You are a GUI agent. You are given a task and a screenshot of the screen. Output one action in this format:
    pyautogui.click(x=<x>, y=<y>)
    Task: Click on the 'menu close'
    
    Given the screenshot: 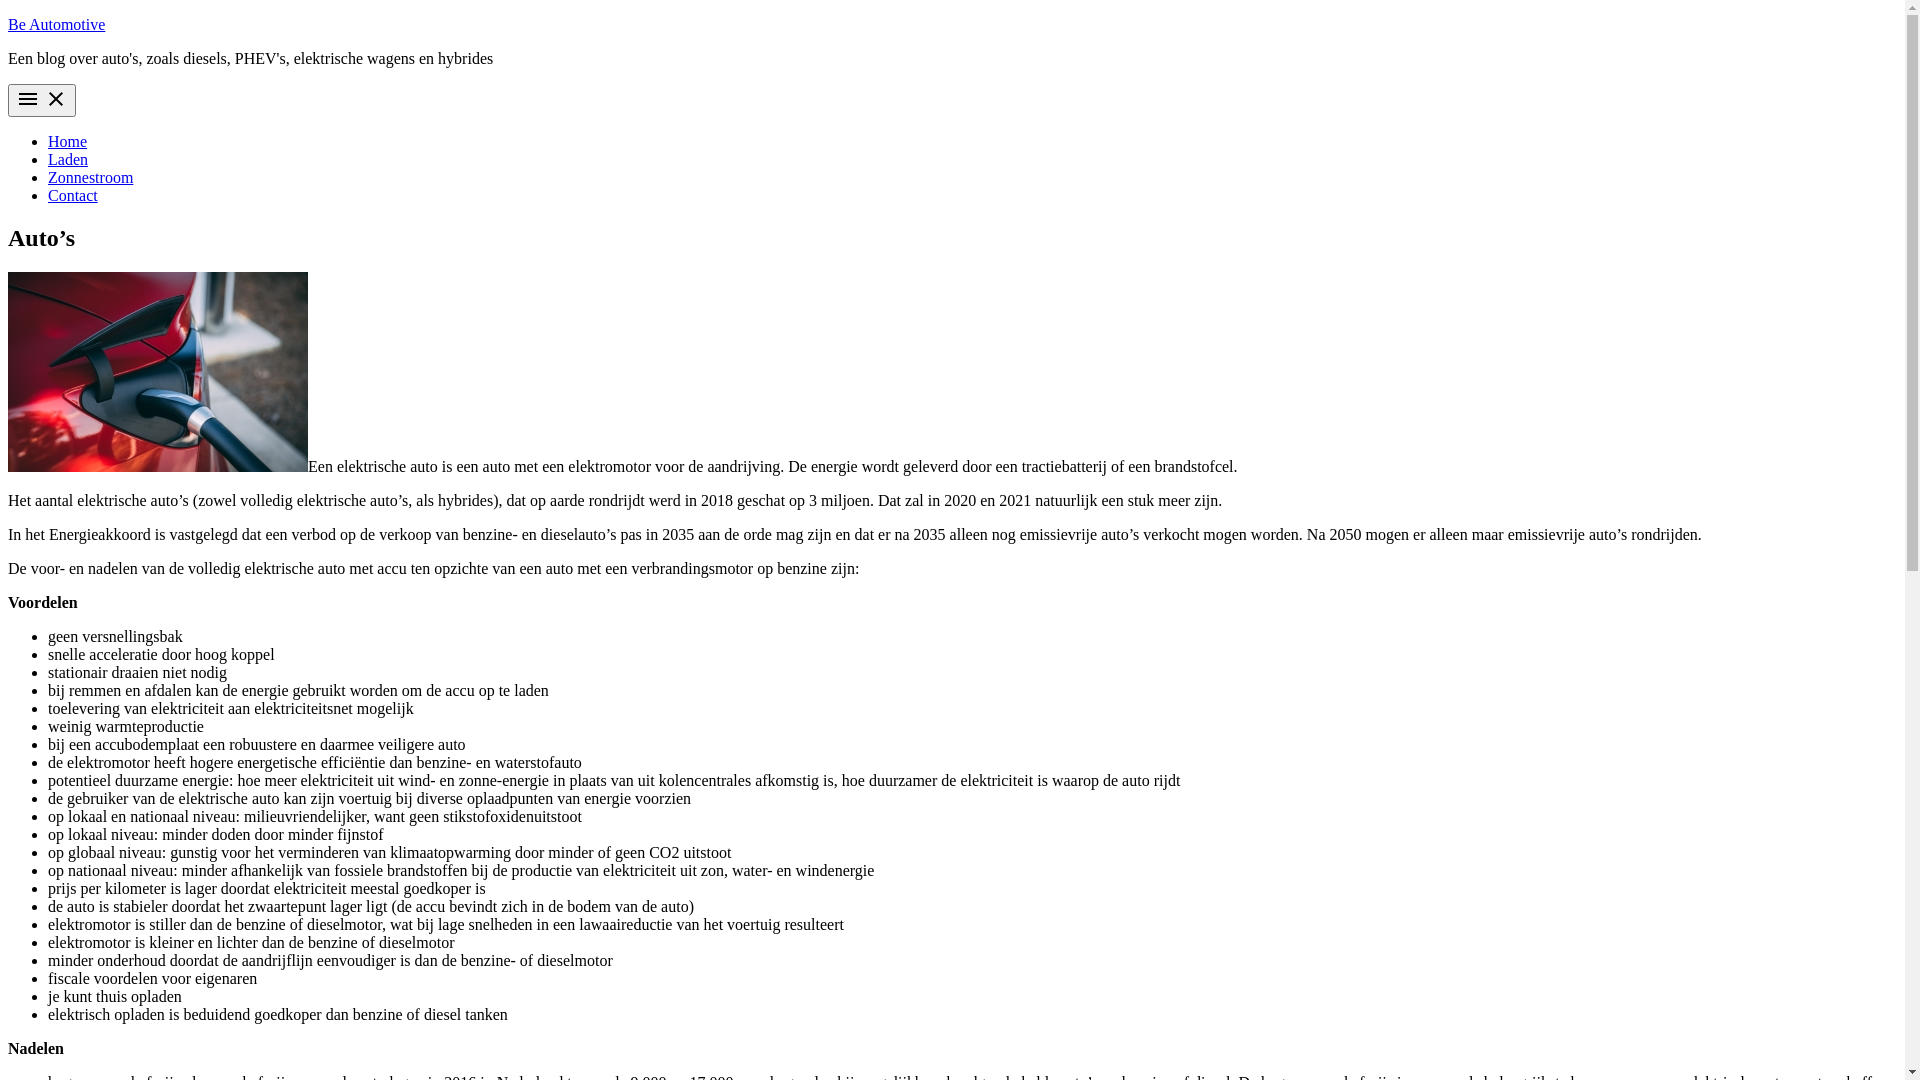 What is the action you would take?
    pyautogui.click(x=42, y=100)
    